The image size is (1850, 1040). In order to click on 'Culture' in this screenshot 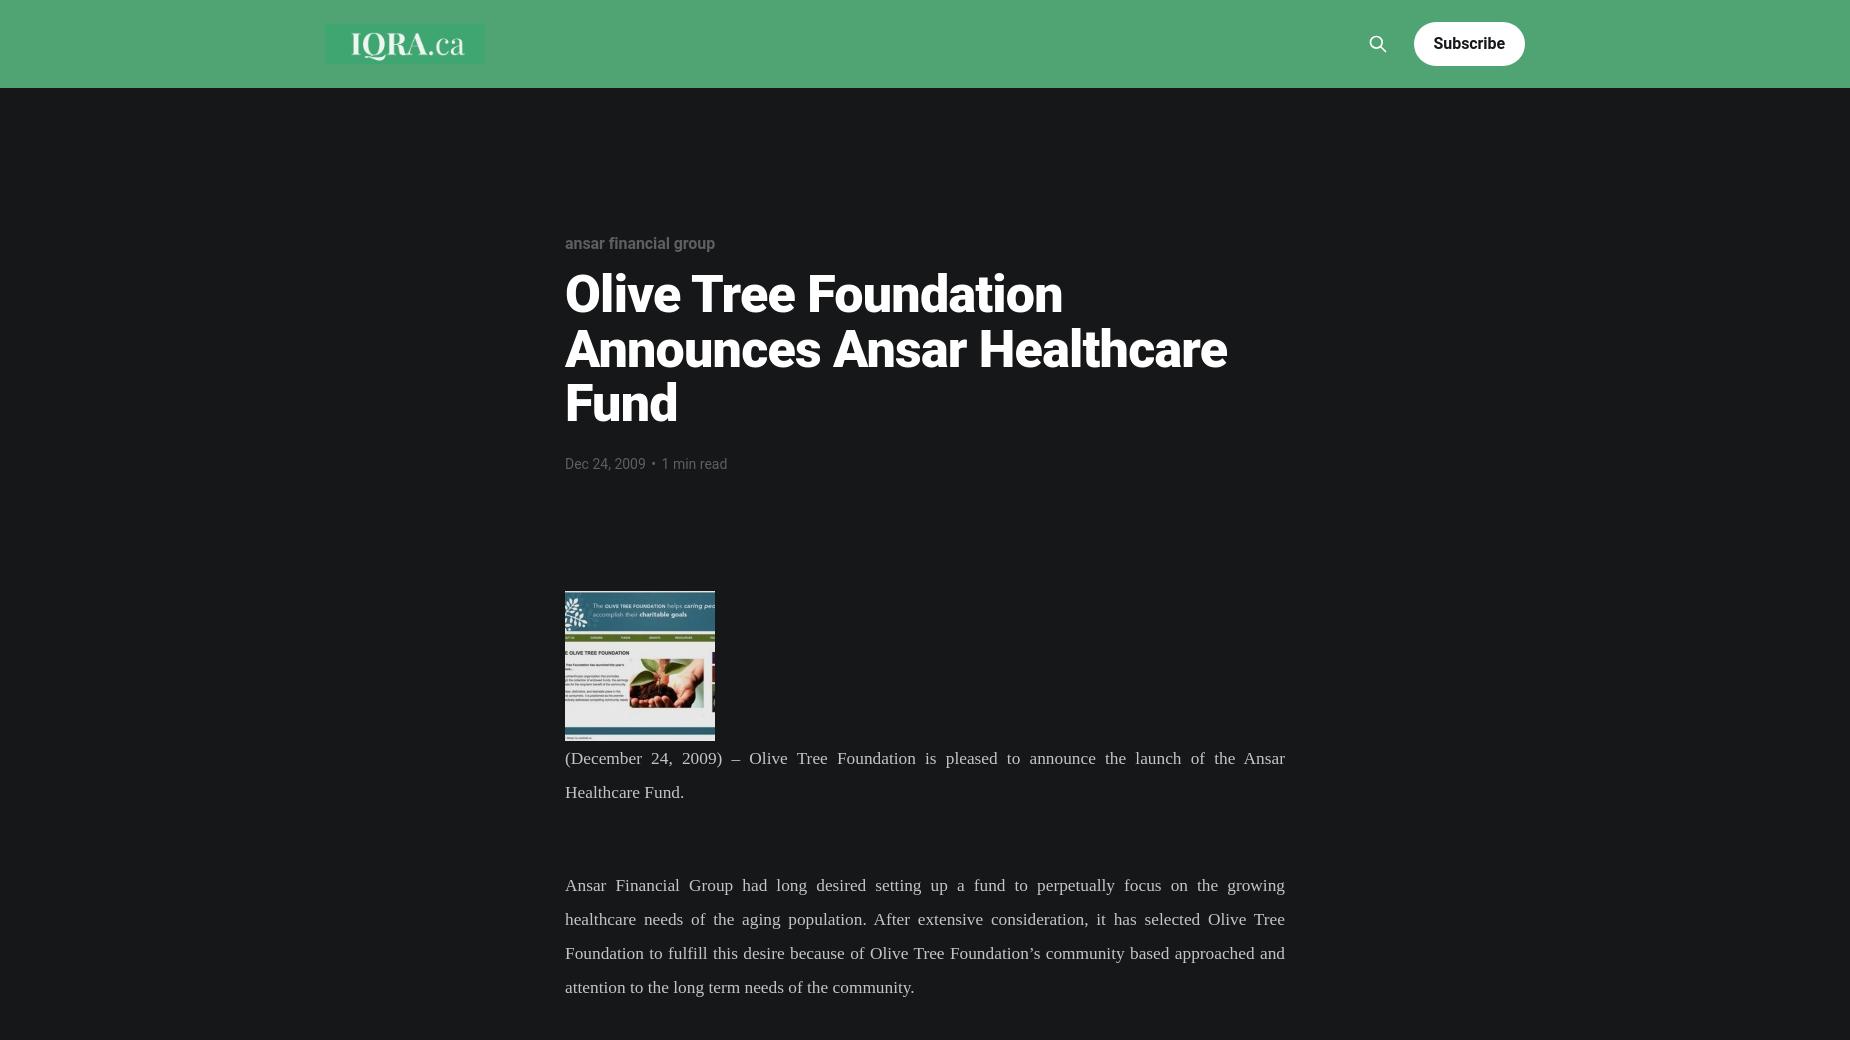, I will do `click(1091, 13)`.